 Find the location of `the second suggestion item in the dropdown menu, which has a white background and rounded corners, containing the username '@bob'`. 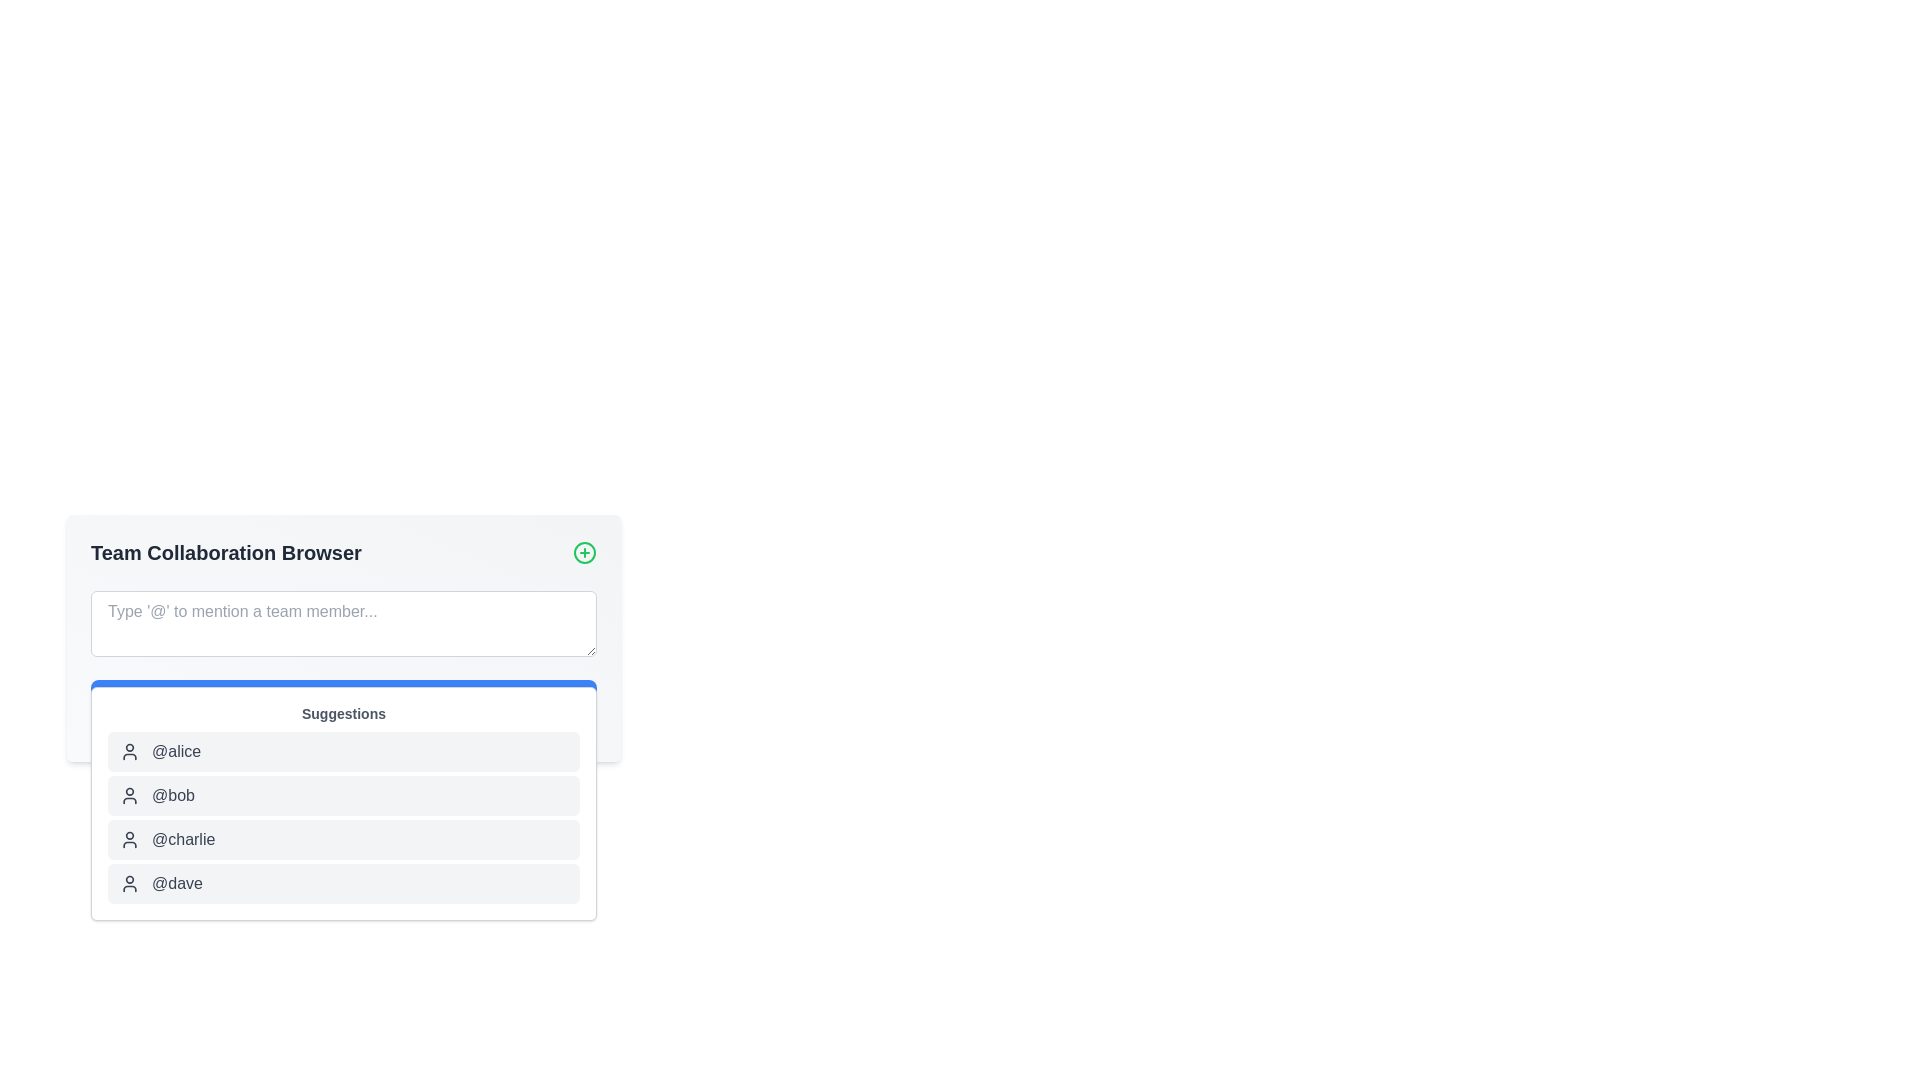

the second suggestion item in the dropdown menu, which has a white background and rounded corners, containing the username '@bob' is located at coordinates (344, 802).